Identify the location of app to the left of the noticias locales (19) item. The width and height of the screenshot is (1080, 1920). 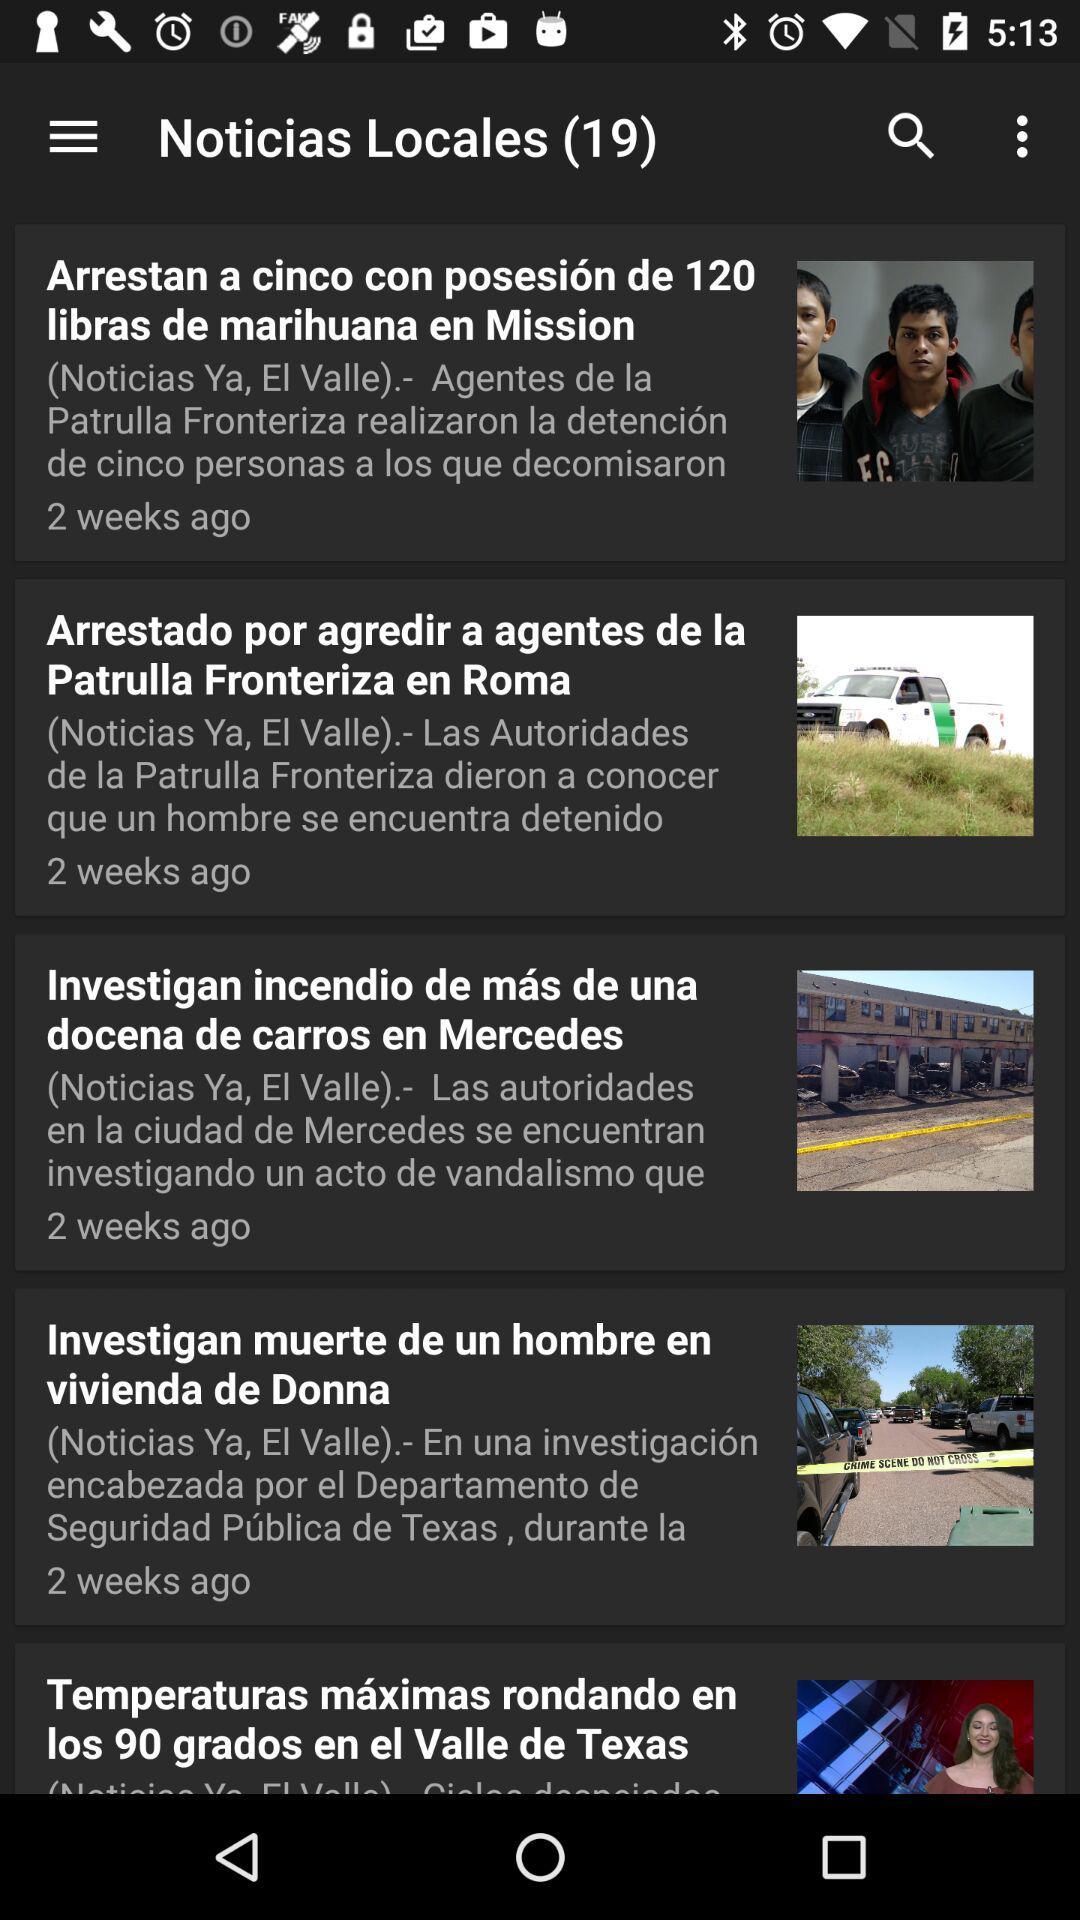
(72, 135).